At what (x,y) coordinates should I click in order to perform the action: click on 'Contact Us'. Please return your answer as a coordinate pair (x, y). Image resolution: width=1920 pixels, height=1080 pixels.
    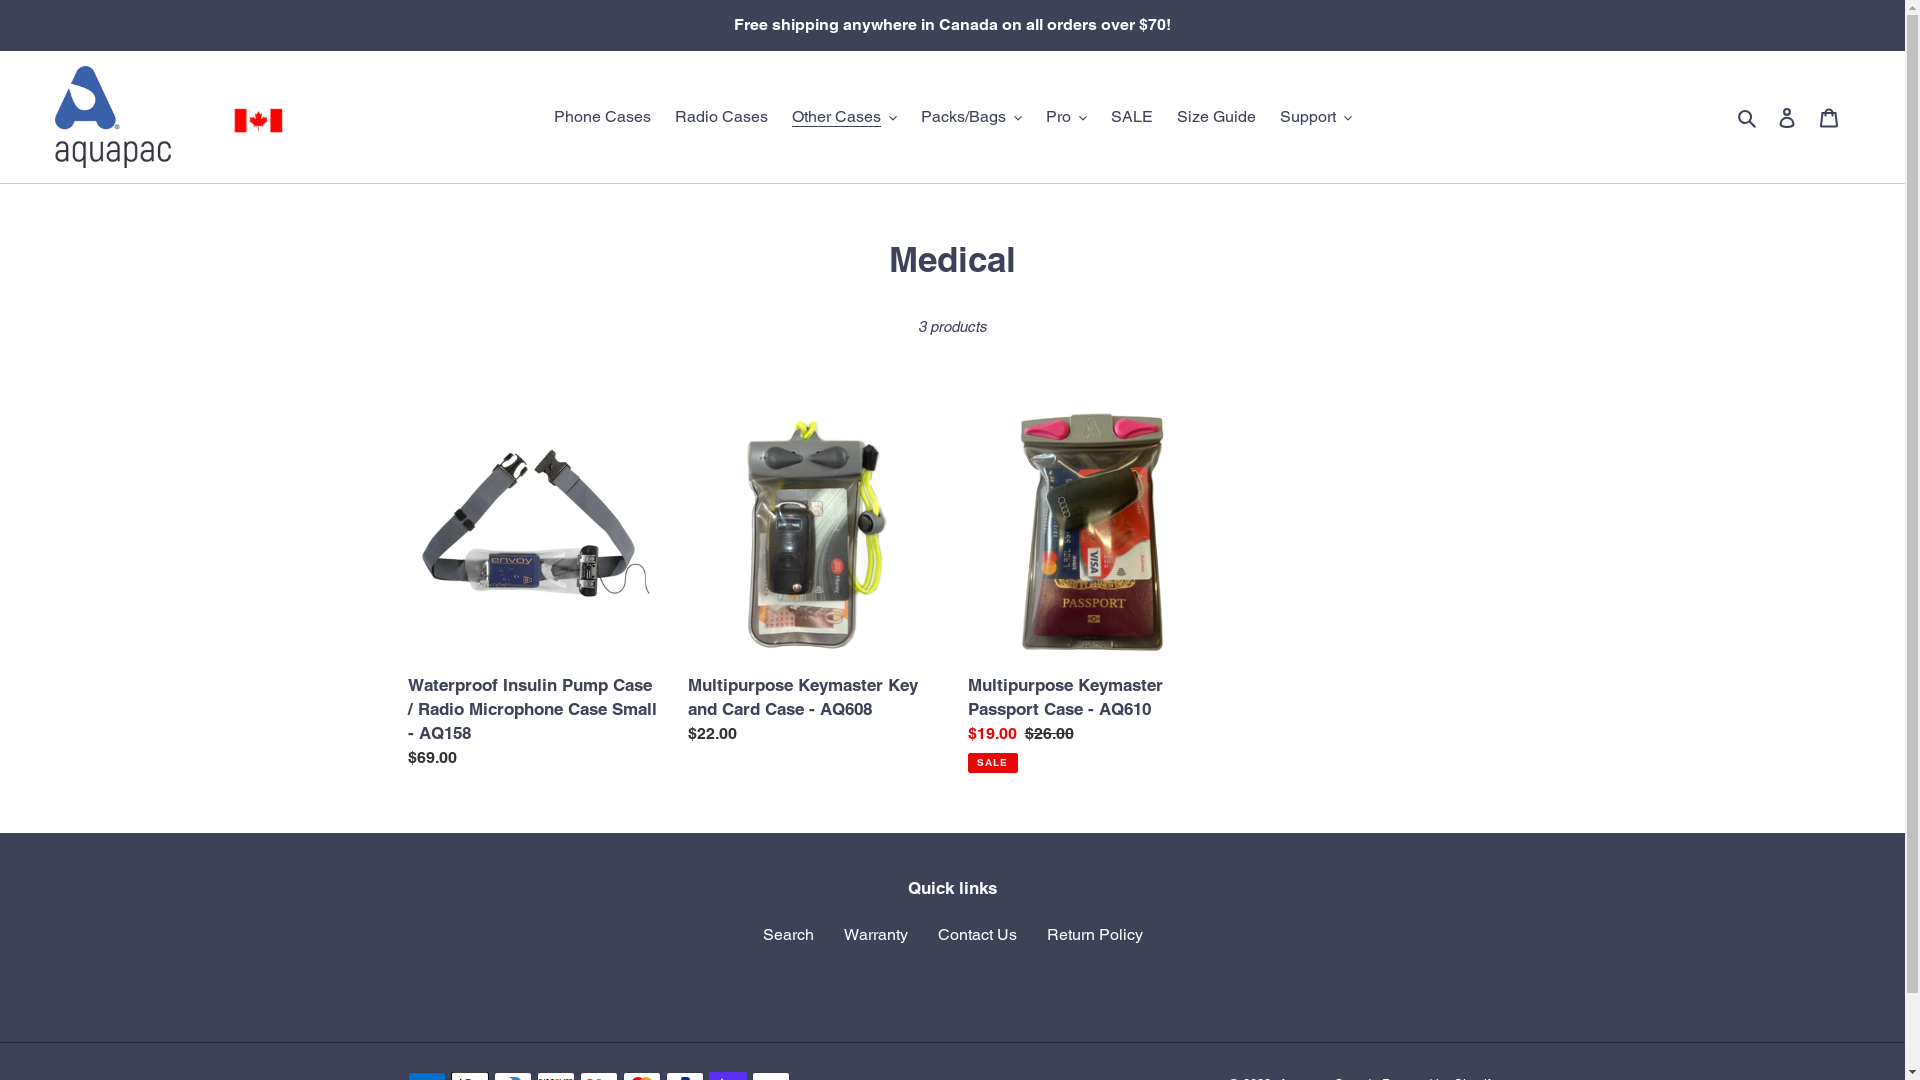
    Looking at the image, I should click on (977, 934).